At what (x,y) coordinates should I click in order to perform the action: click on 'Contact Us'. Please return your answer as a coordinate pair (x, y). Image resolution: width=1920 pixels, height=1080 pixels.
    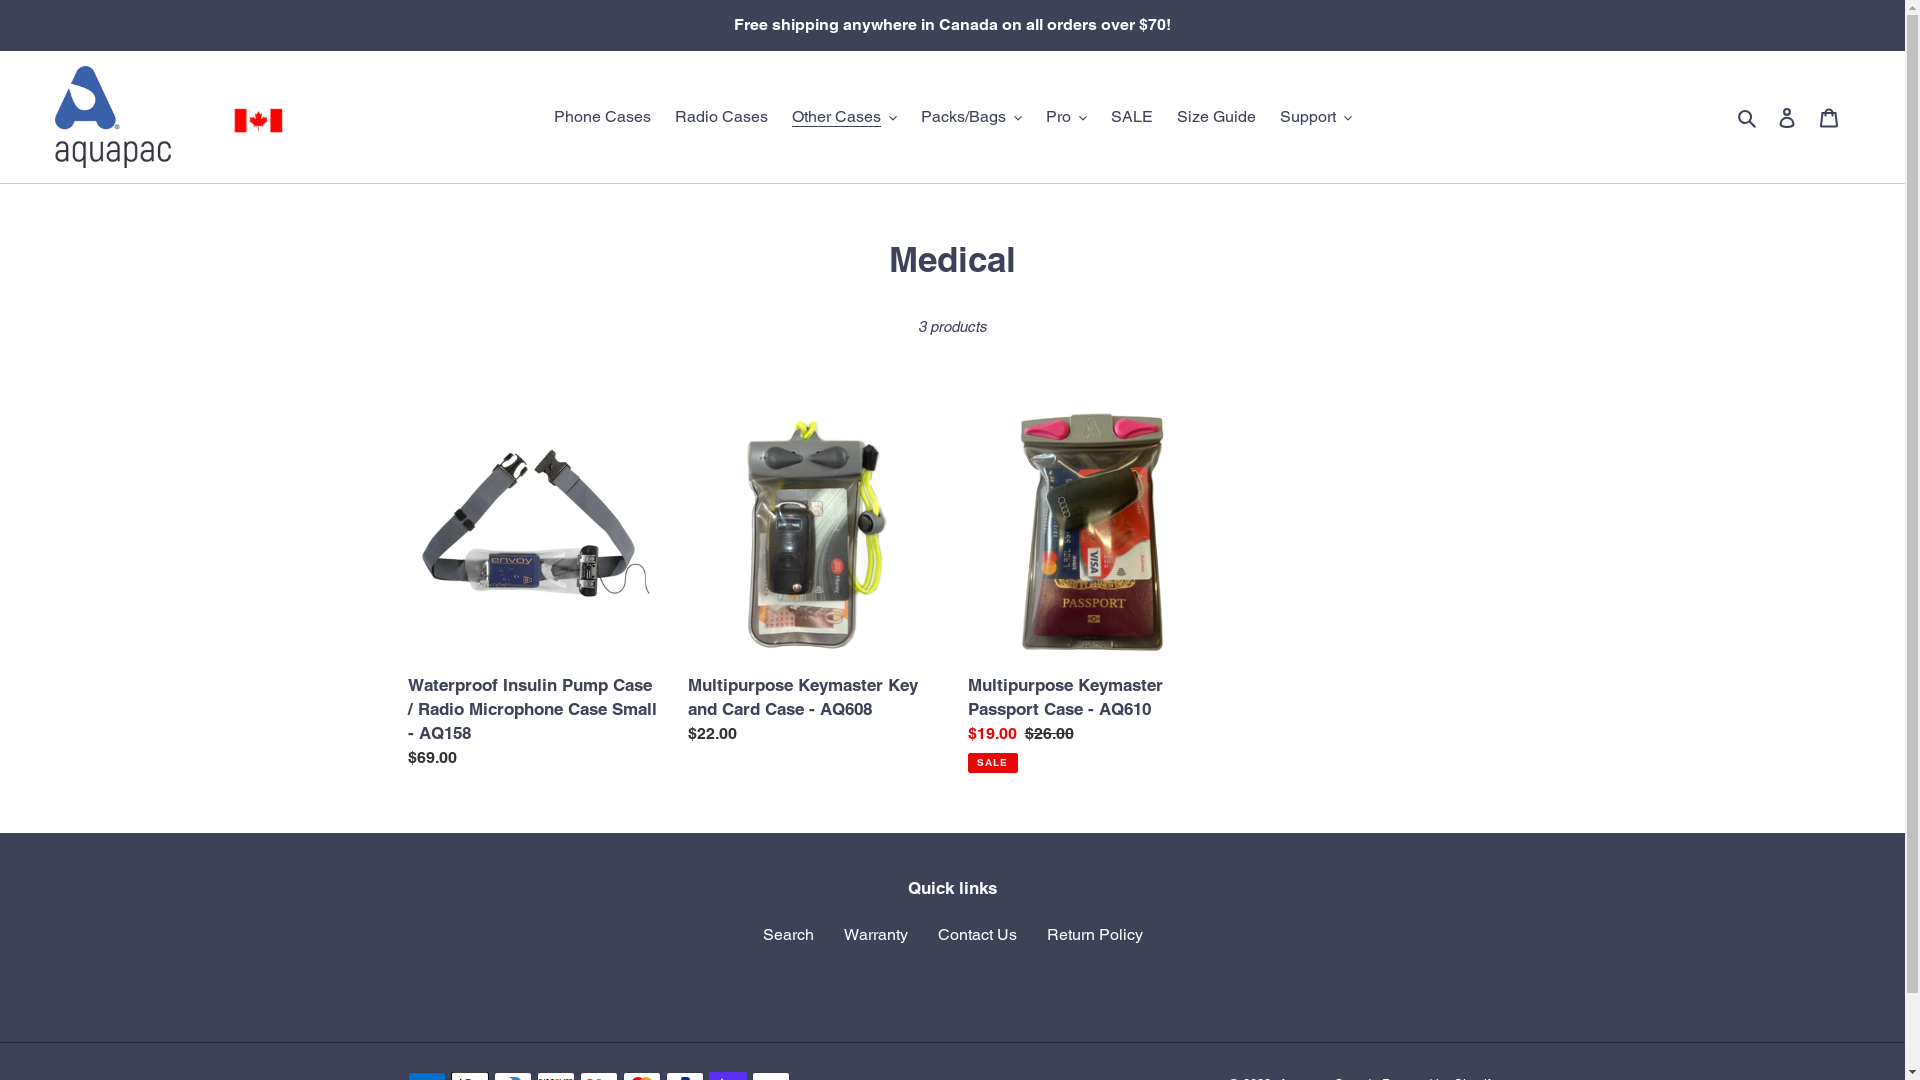
    Looking at the image, I should click on (977, 934).